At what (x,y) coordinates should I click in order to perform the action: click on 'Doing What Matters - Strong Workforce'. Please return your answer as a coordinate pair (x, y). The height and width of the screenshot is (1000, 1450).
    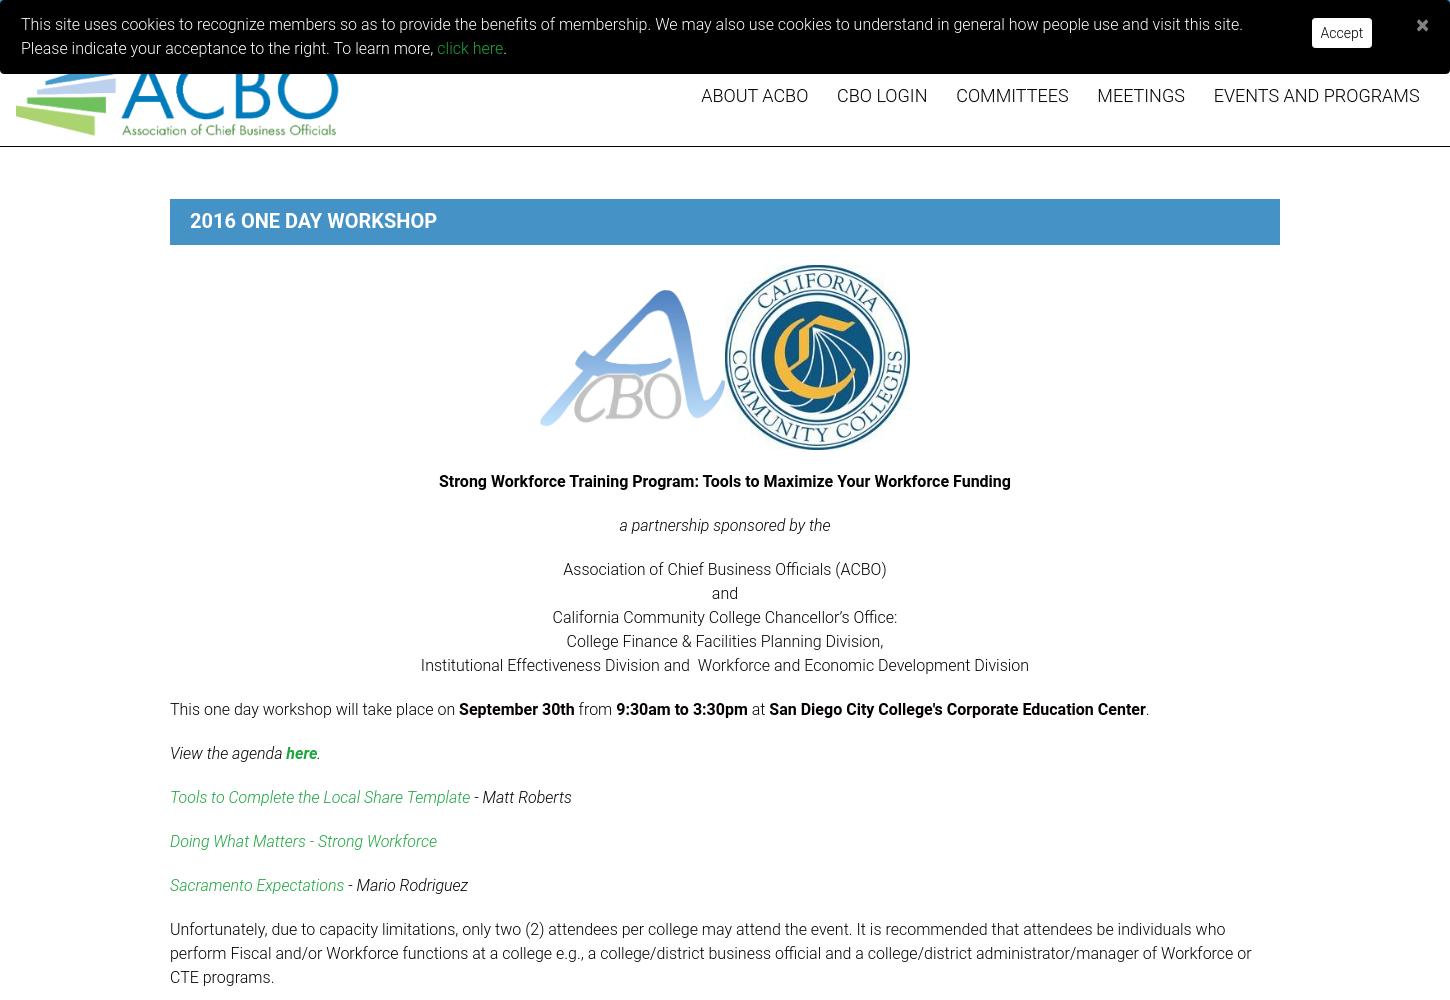
    Looking at the image, I should click on (303, 840).